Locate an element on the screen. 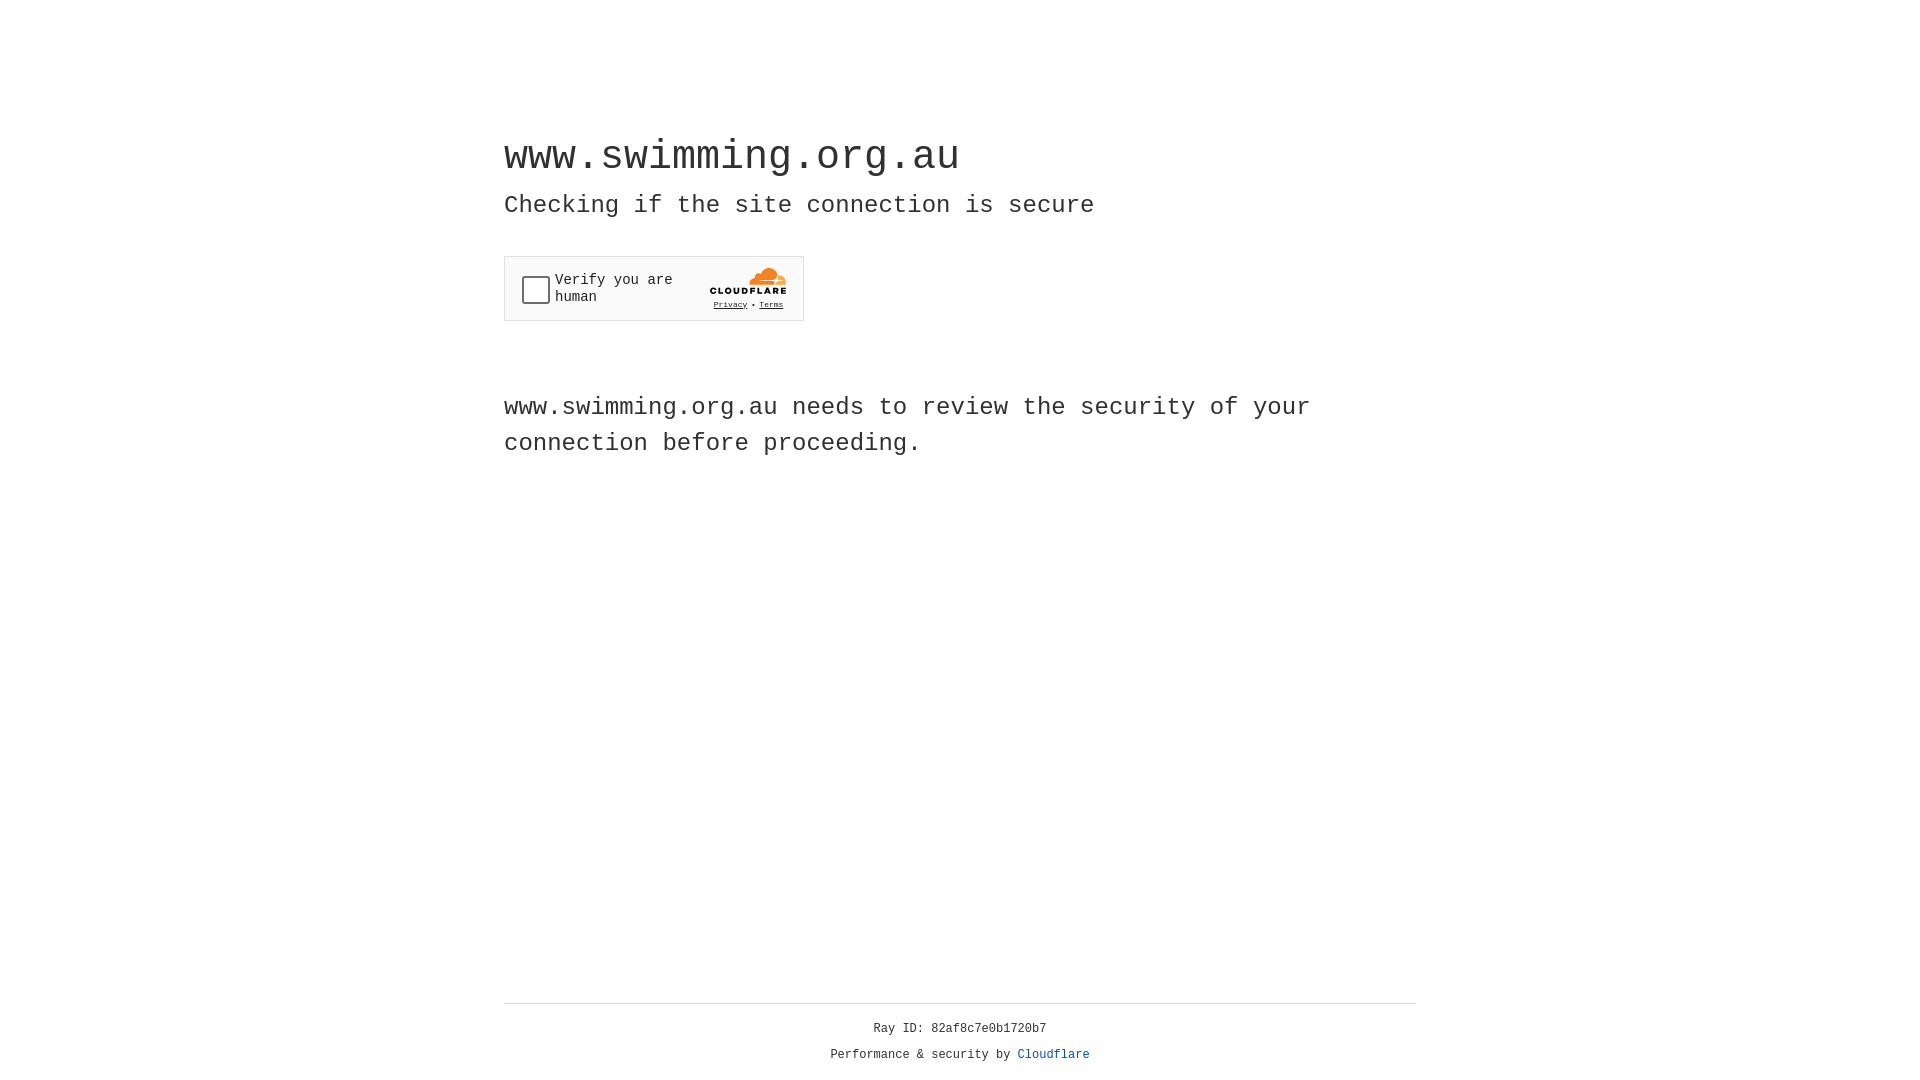  'Widget containing a Cloudflare security challenge' is located at coordinates (653, 288).